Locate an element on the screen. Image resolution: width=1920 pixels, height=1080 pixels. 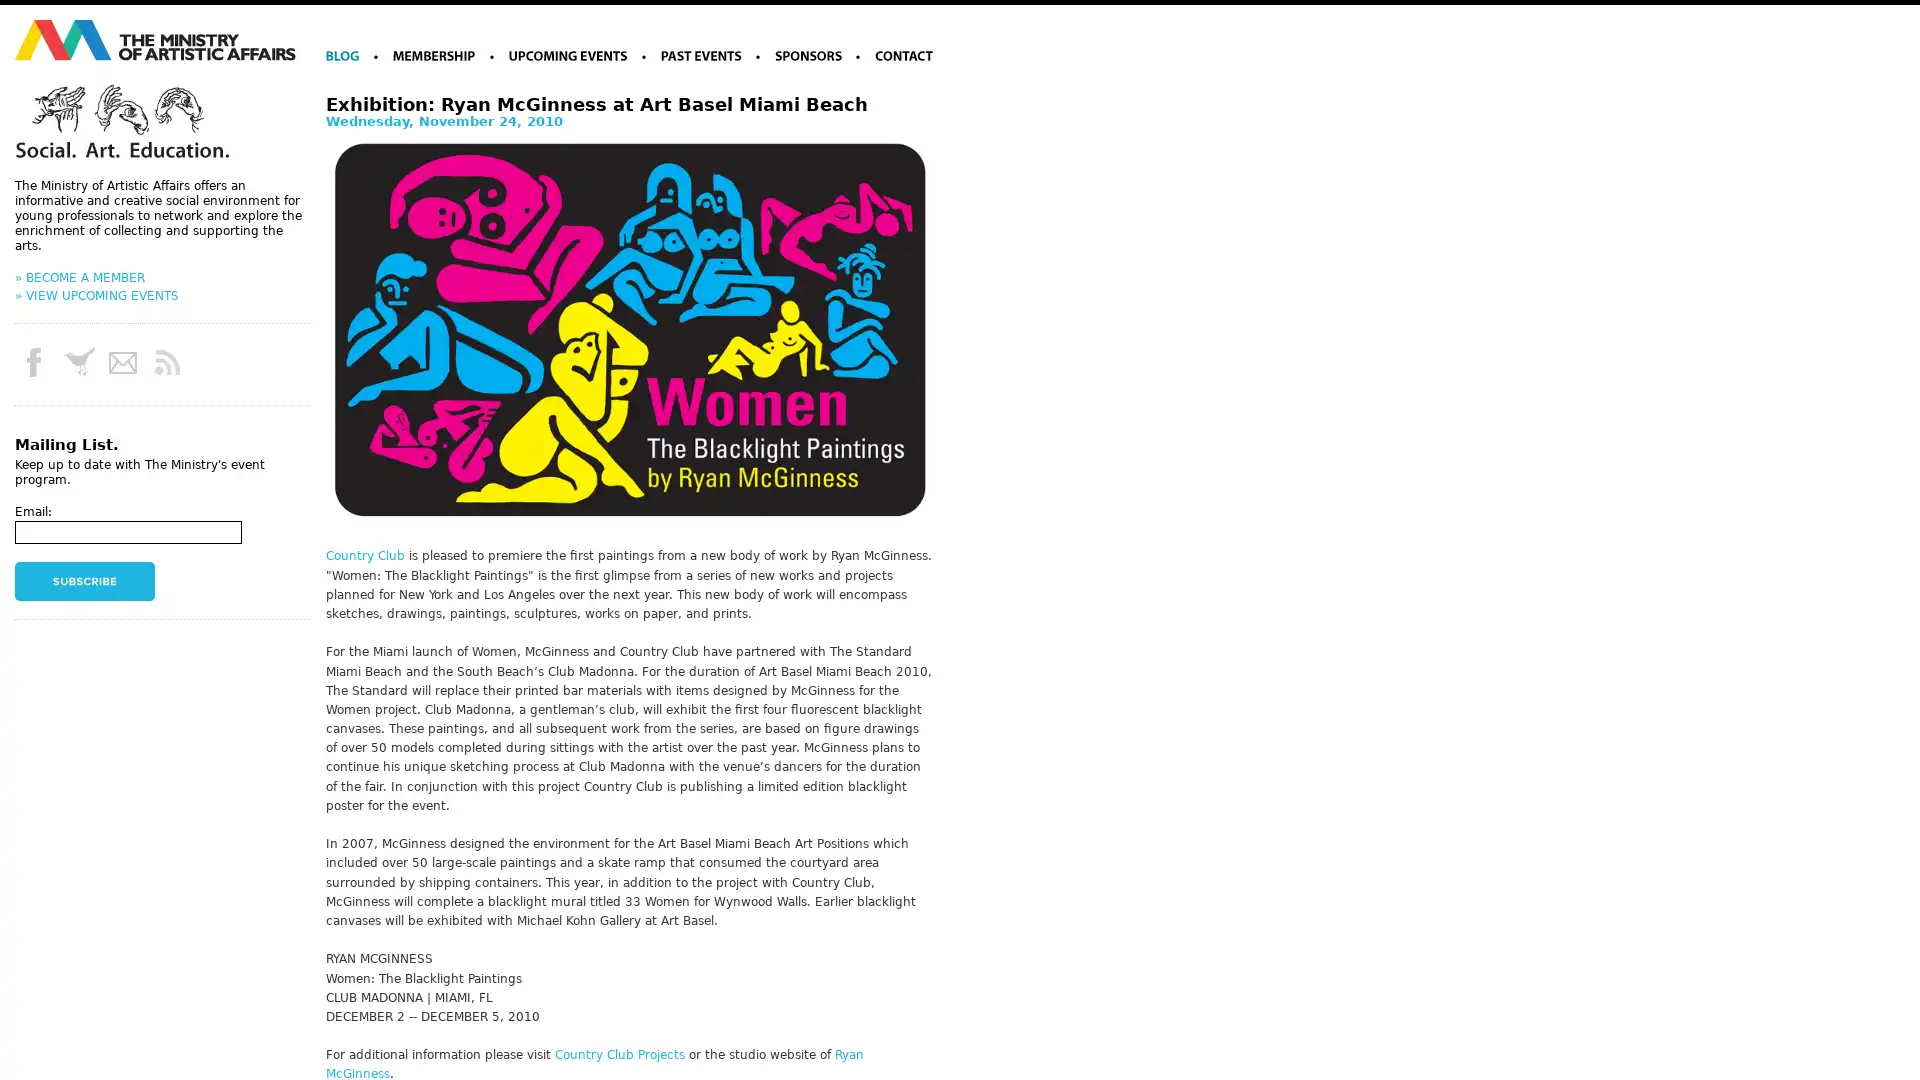
Submit is located at coordinates (84, 581).